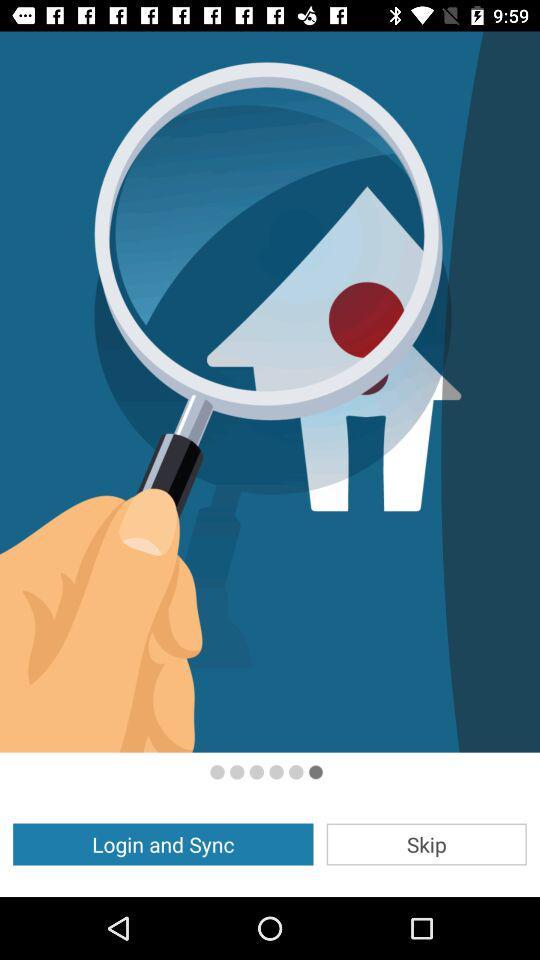 This screenshot has height=960, width=540. I want to click on item next to the skip app, so click(162, 843).